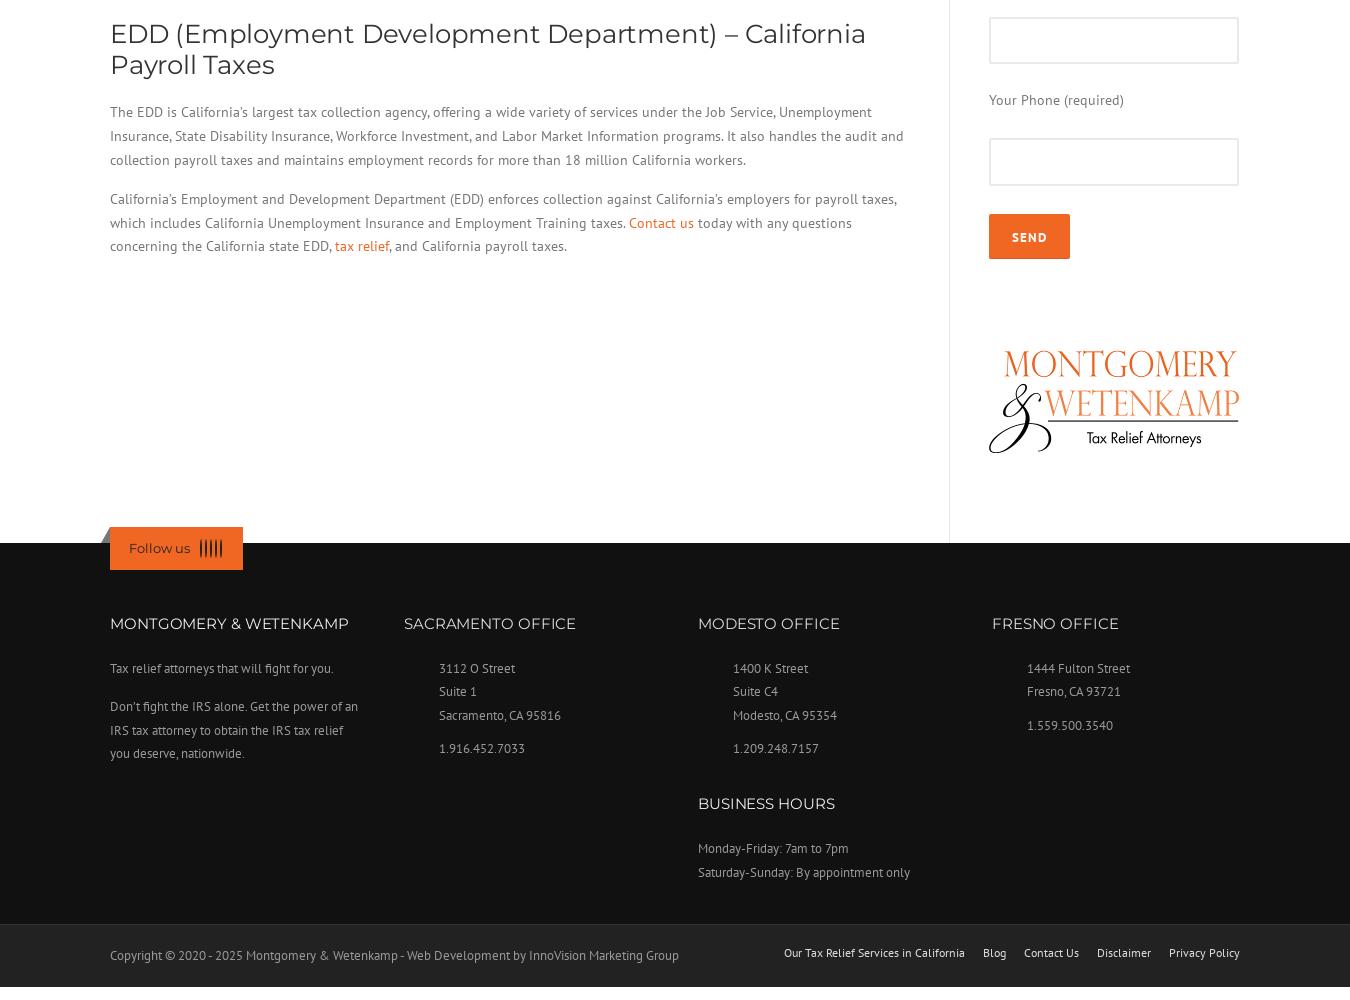 This screenshot has width=1350, height=1000. What do you see at coordinates (455, 690) in the screenshot?
I see `'Suite 1'` at bounding box center [455, 690].